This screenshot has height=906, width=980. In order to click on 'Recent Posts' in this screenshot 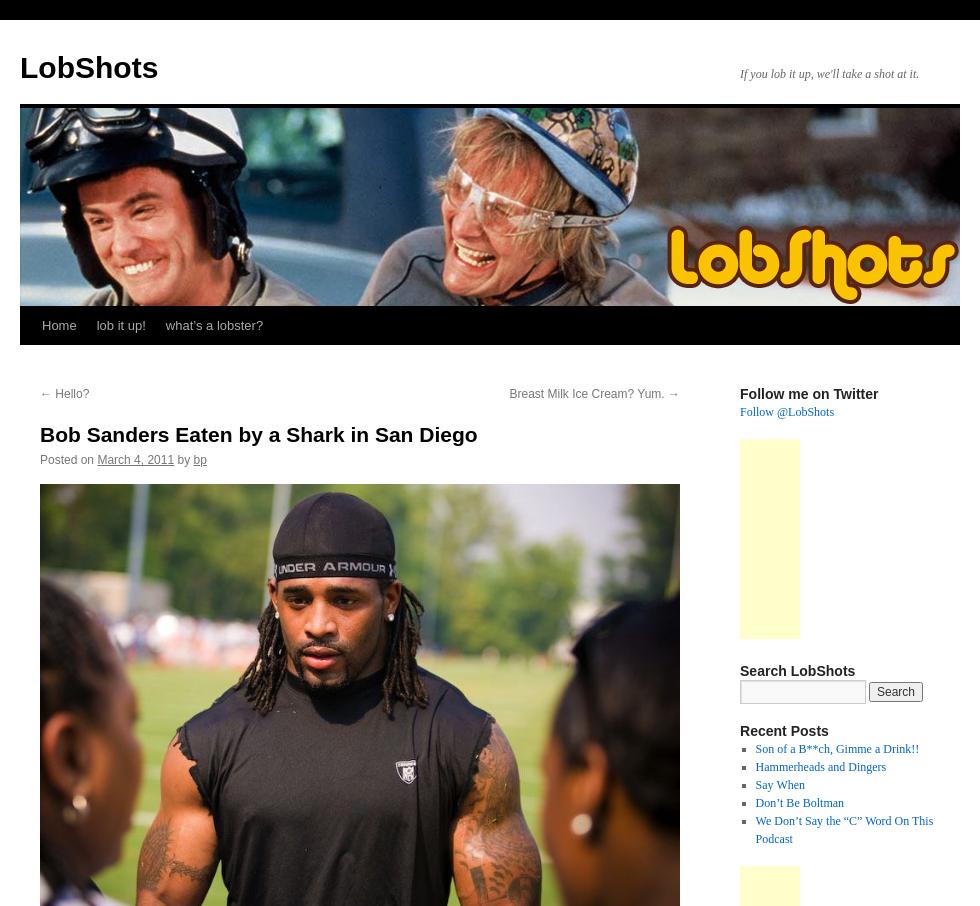, I will do `click(739, 729)`.